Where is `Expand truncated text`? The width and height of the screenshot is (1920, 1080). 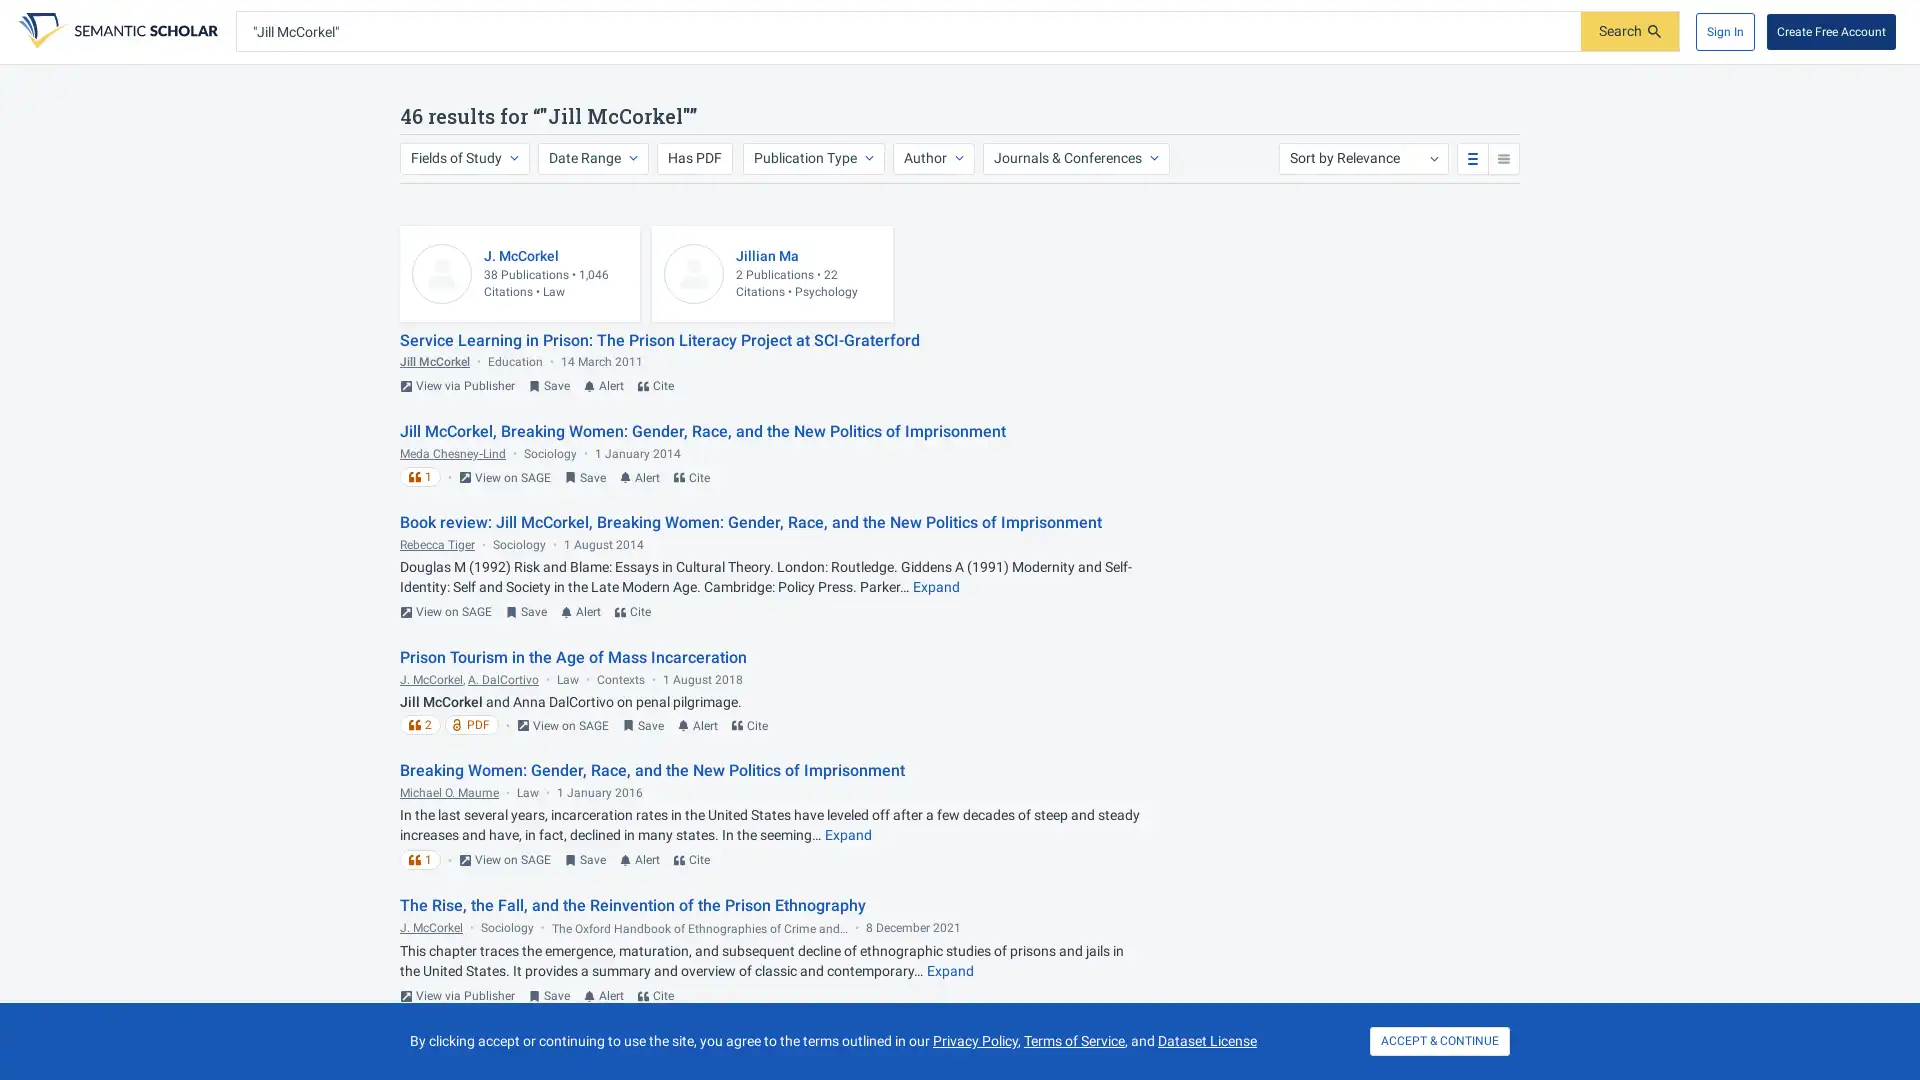
Expand truncated text is located at coordinates (848, 834).